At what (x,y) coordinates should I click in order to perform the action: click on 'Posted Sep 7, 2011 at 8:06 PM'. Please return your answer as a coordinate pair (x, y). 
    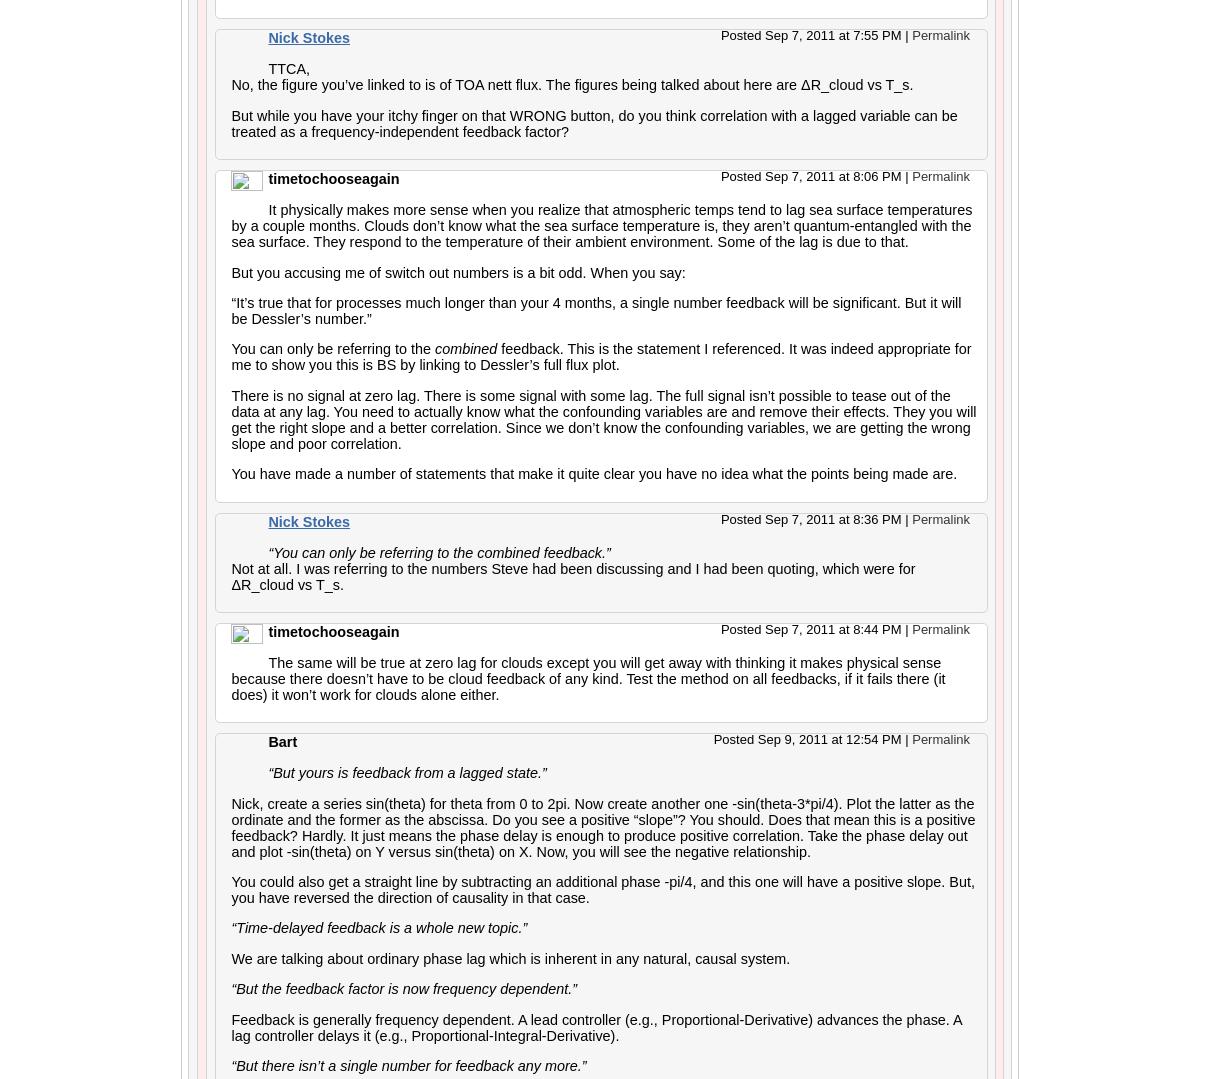
    Looking at the image, I should click on (720, 176).